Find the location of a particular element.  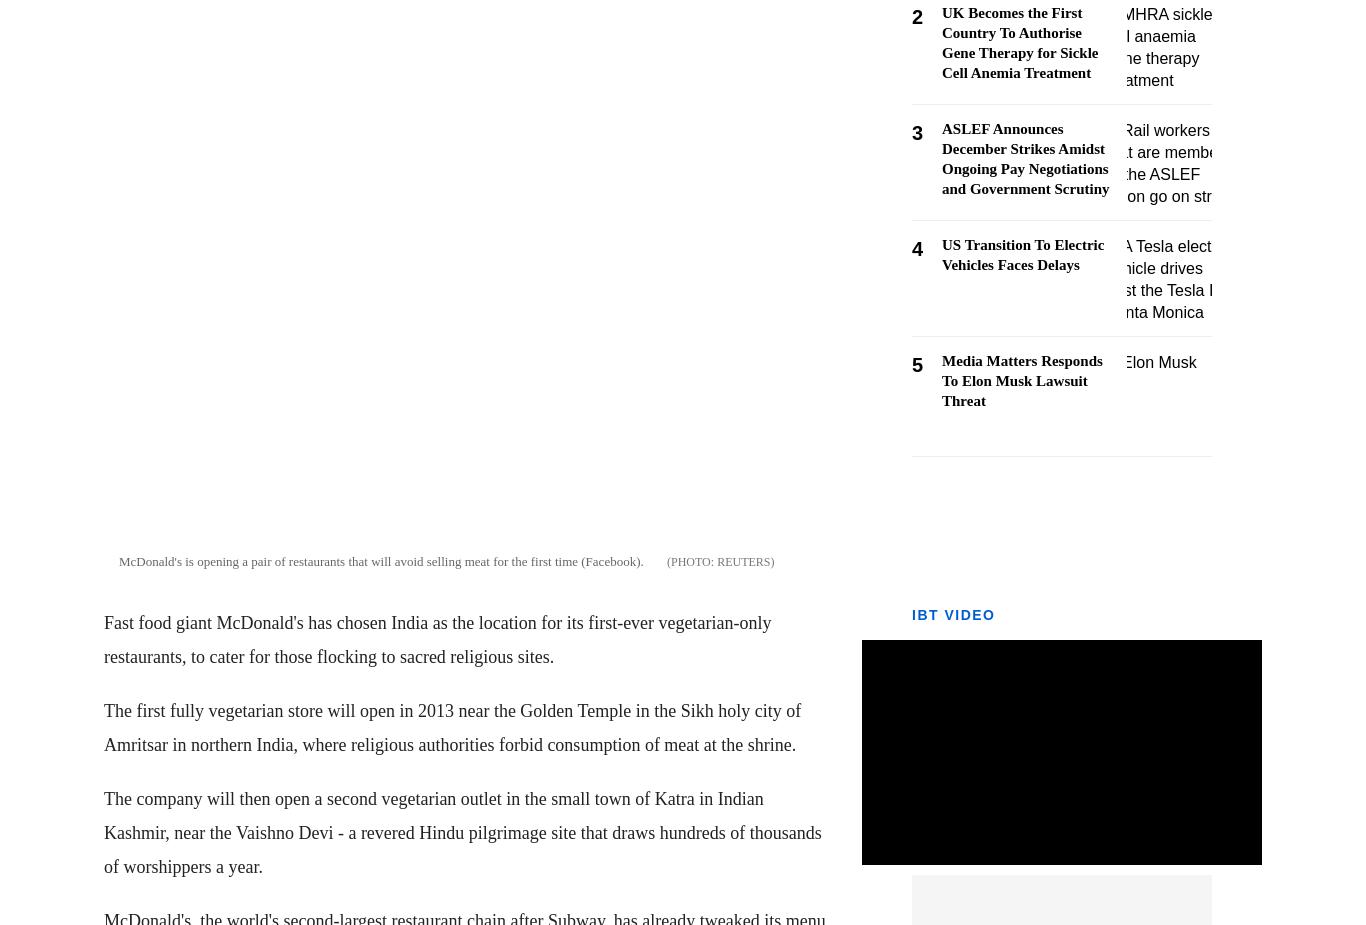

'- Crypto' is located at coordinates (39, 328).